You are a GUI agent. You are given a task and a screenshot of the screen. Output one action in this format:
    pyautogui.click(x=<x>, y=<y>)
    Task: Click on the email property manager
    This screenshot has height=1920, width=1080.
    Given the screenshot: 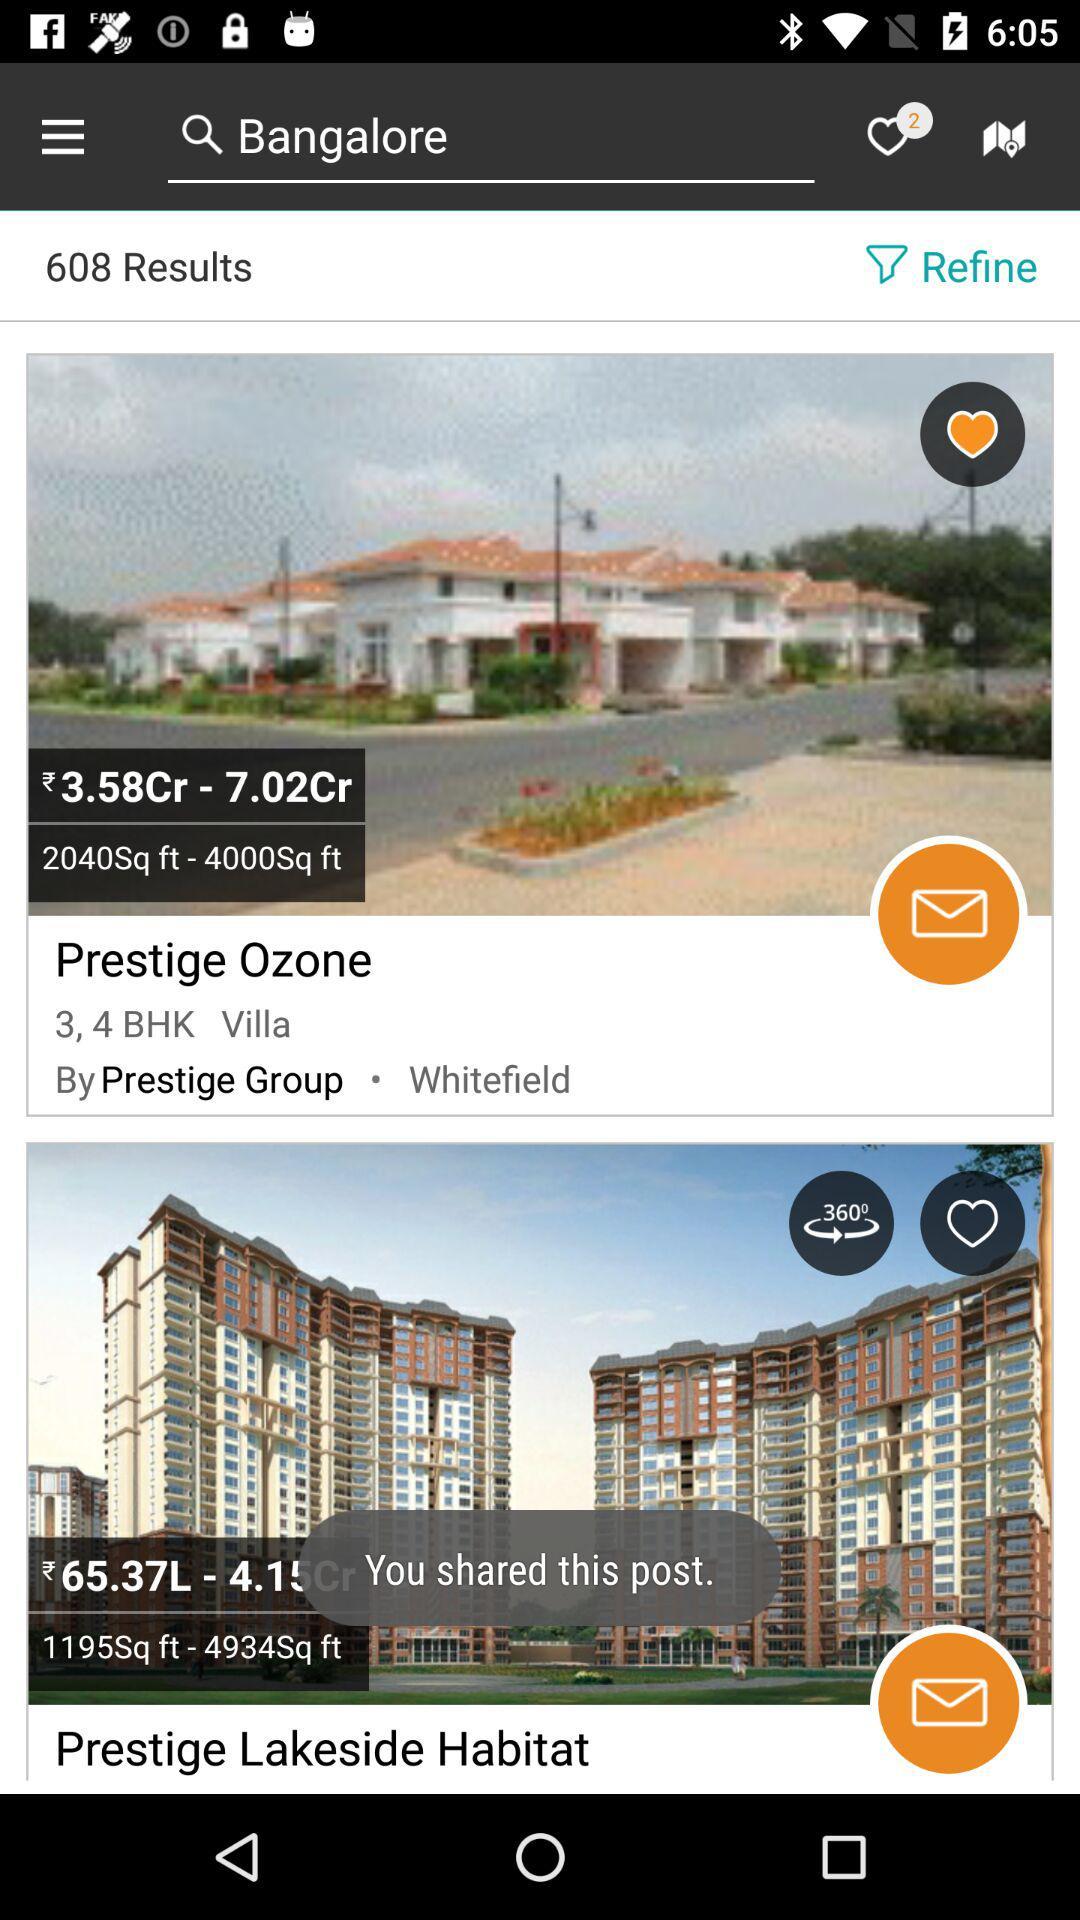 What is the action you would take?
    pyautogui.click(x=947, y=1702)
    